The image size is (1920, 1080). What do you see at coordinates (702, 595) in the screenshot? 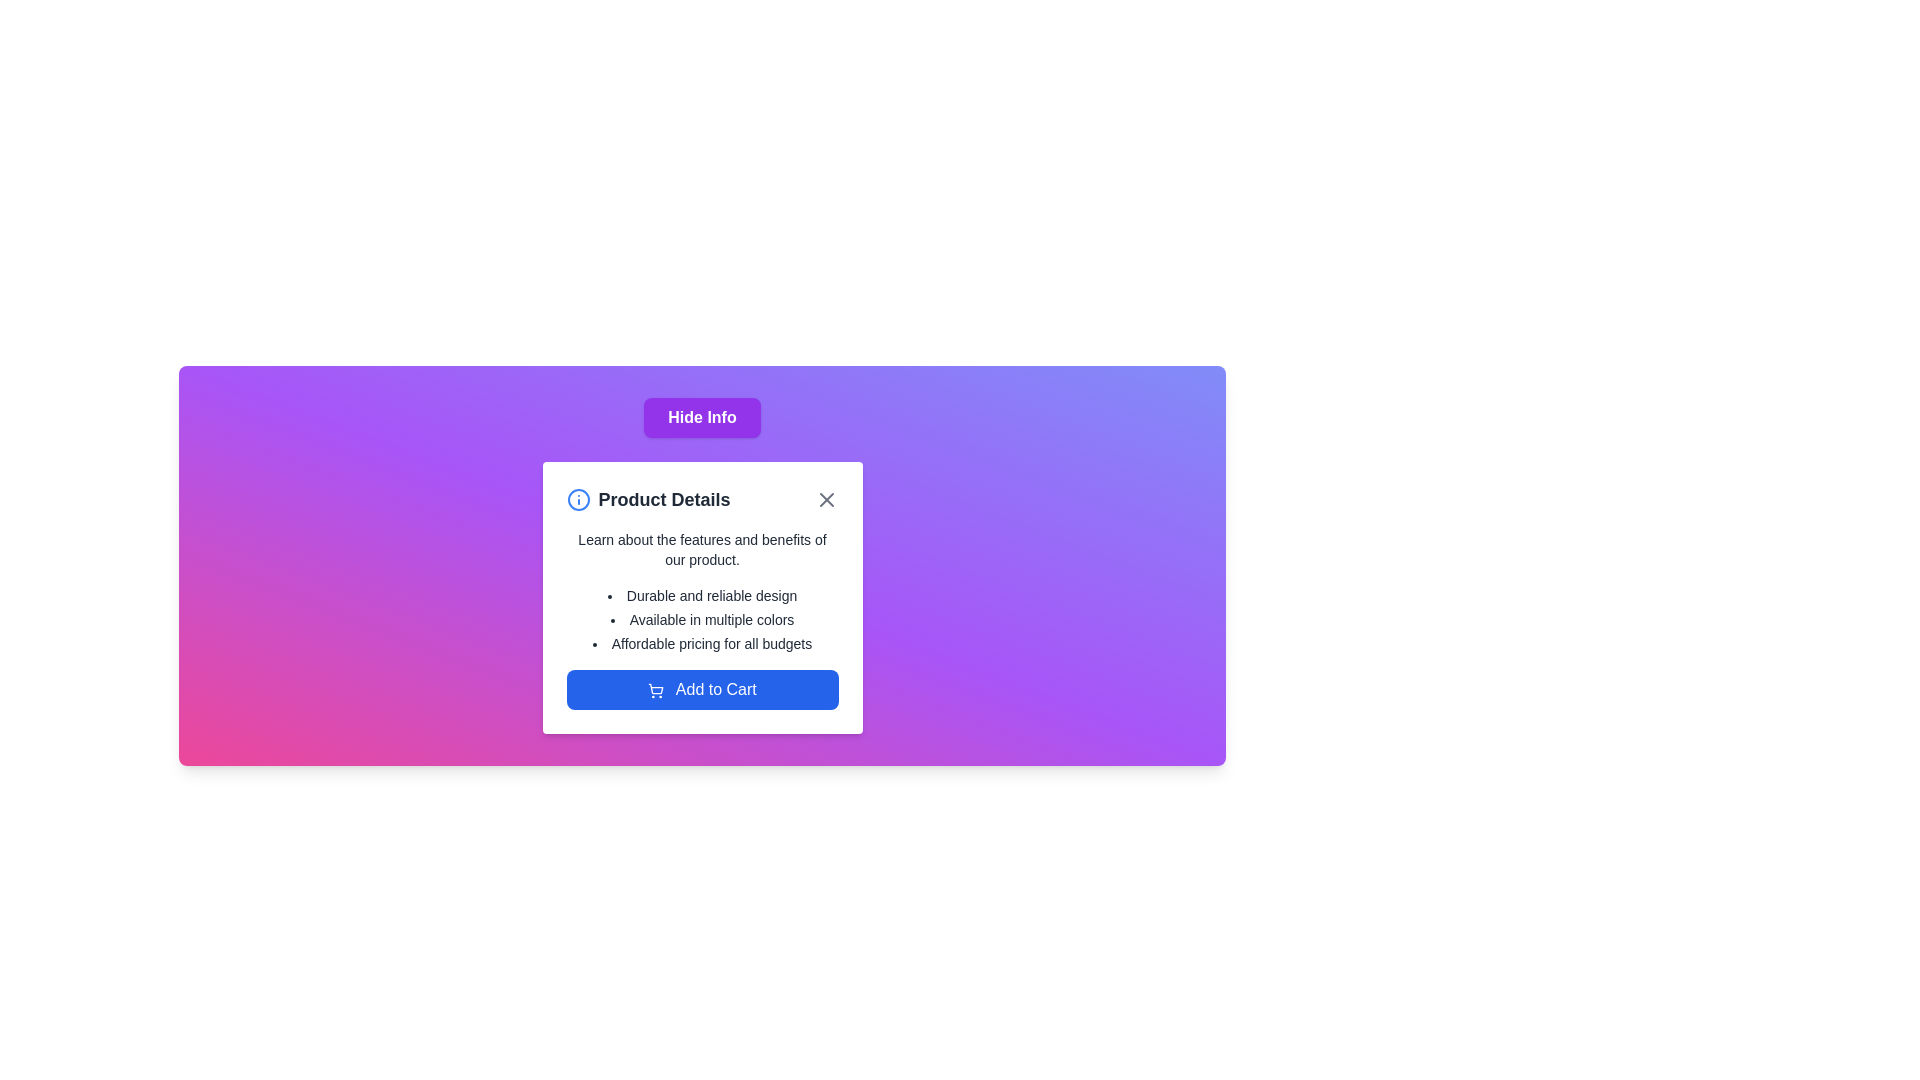
I see `the first bulleted list item reading 'Durable and reliable design' under the 'Product Details' section` at bounding box center [702, 595].